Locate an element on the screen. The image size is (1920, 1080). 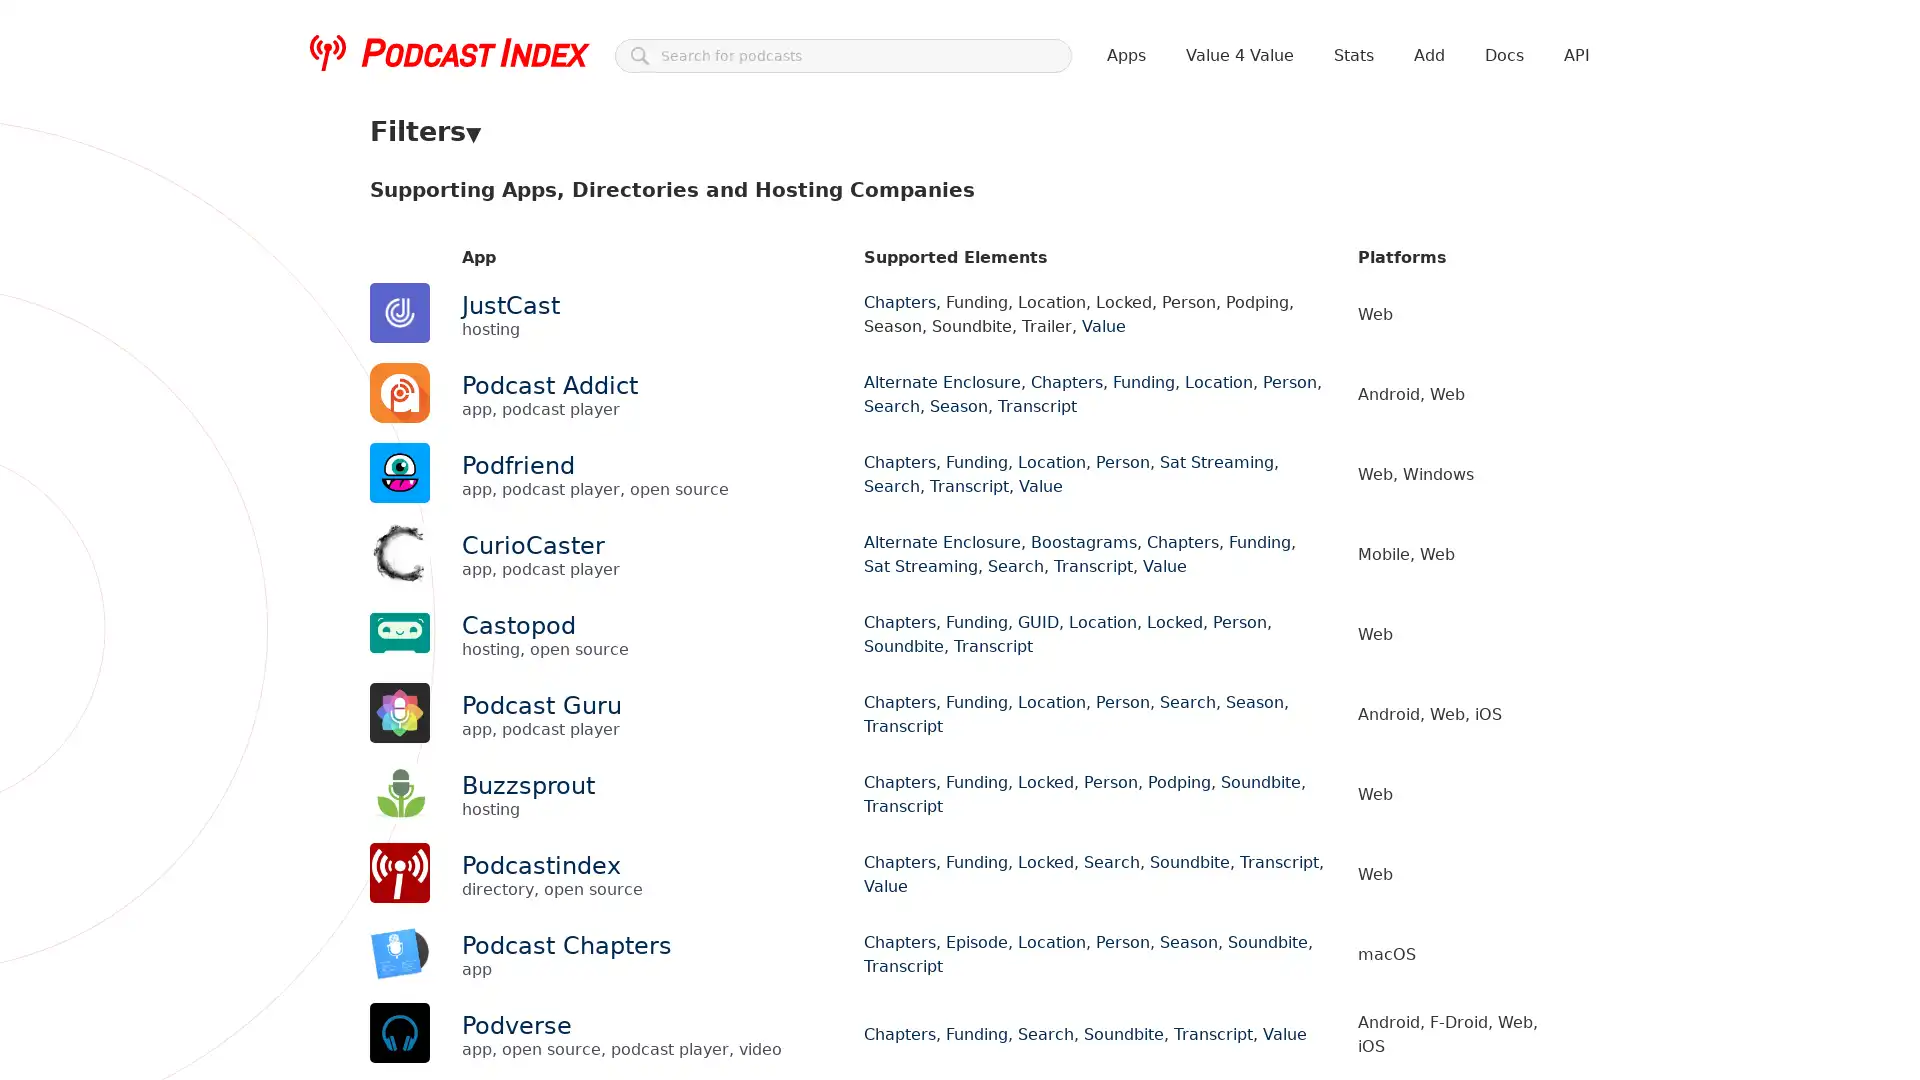
Video is located at coordinates (400, 231).